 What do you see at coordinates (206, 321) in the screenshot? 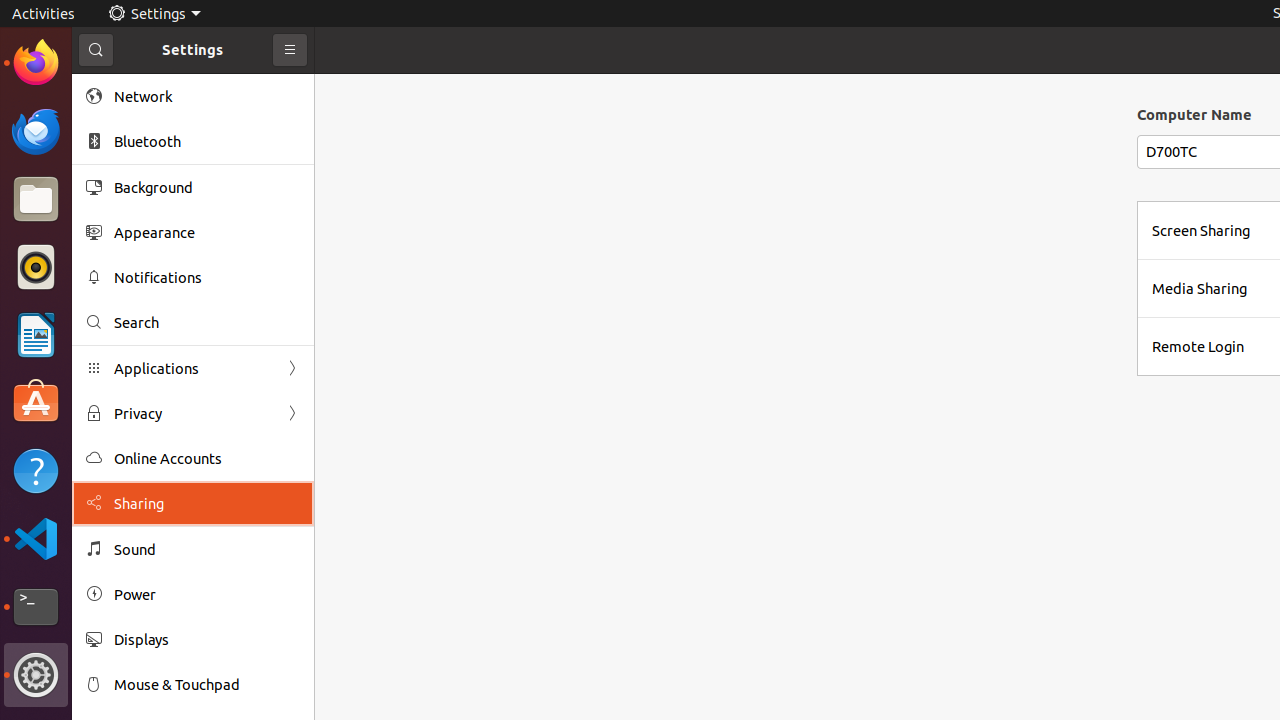
I see `'Search'` at bounding box center [206, 321].